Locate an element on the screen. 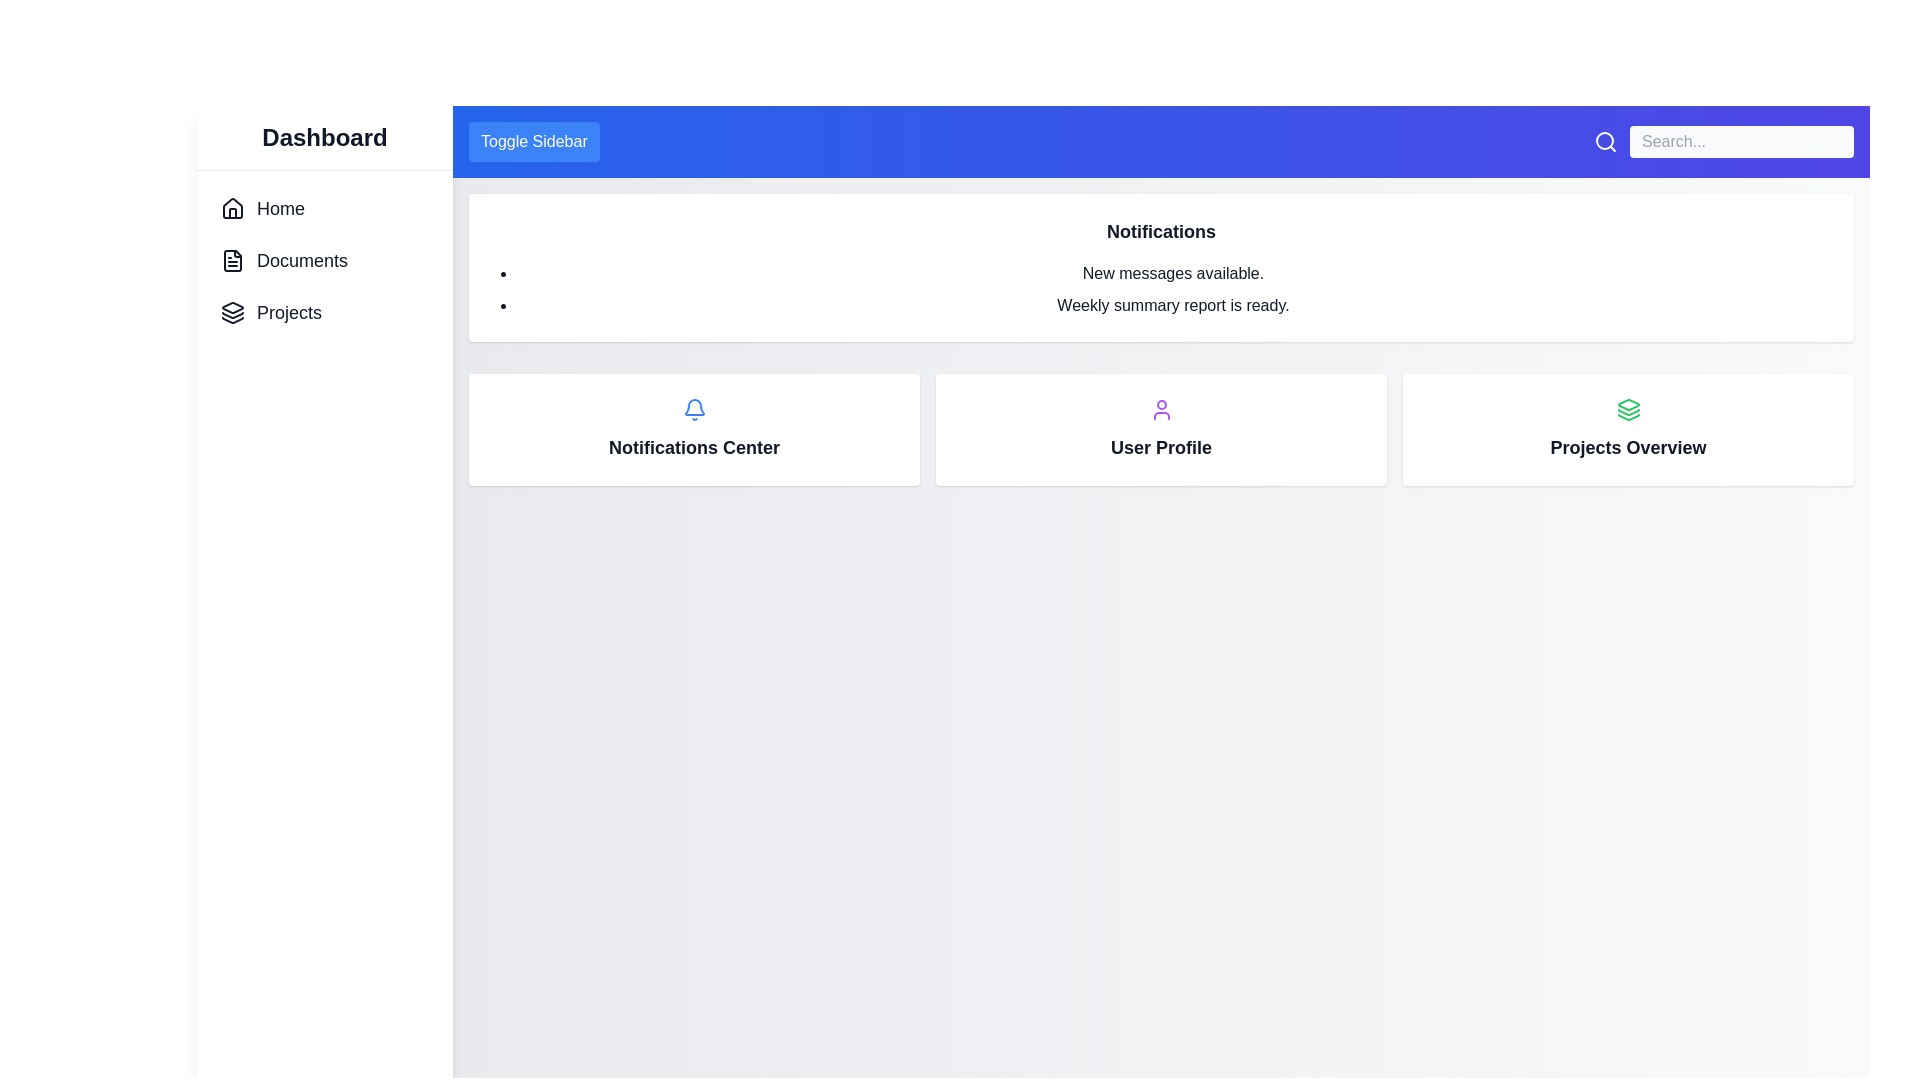 This screenshot has width=1920, height=1080. the text element reading 'Weekly summary report is ready.' which is the second item in the bulleted list under the 'Notifications' section is located at coordinates (1173, 305).